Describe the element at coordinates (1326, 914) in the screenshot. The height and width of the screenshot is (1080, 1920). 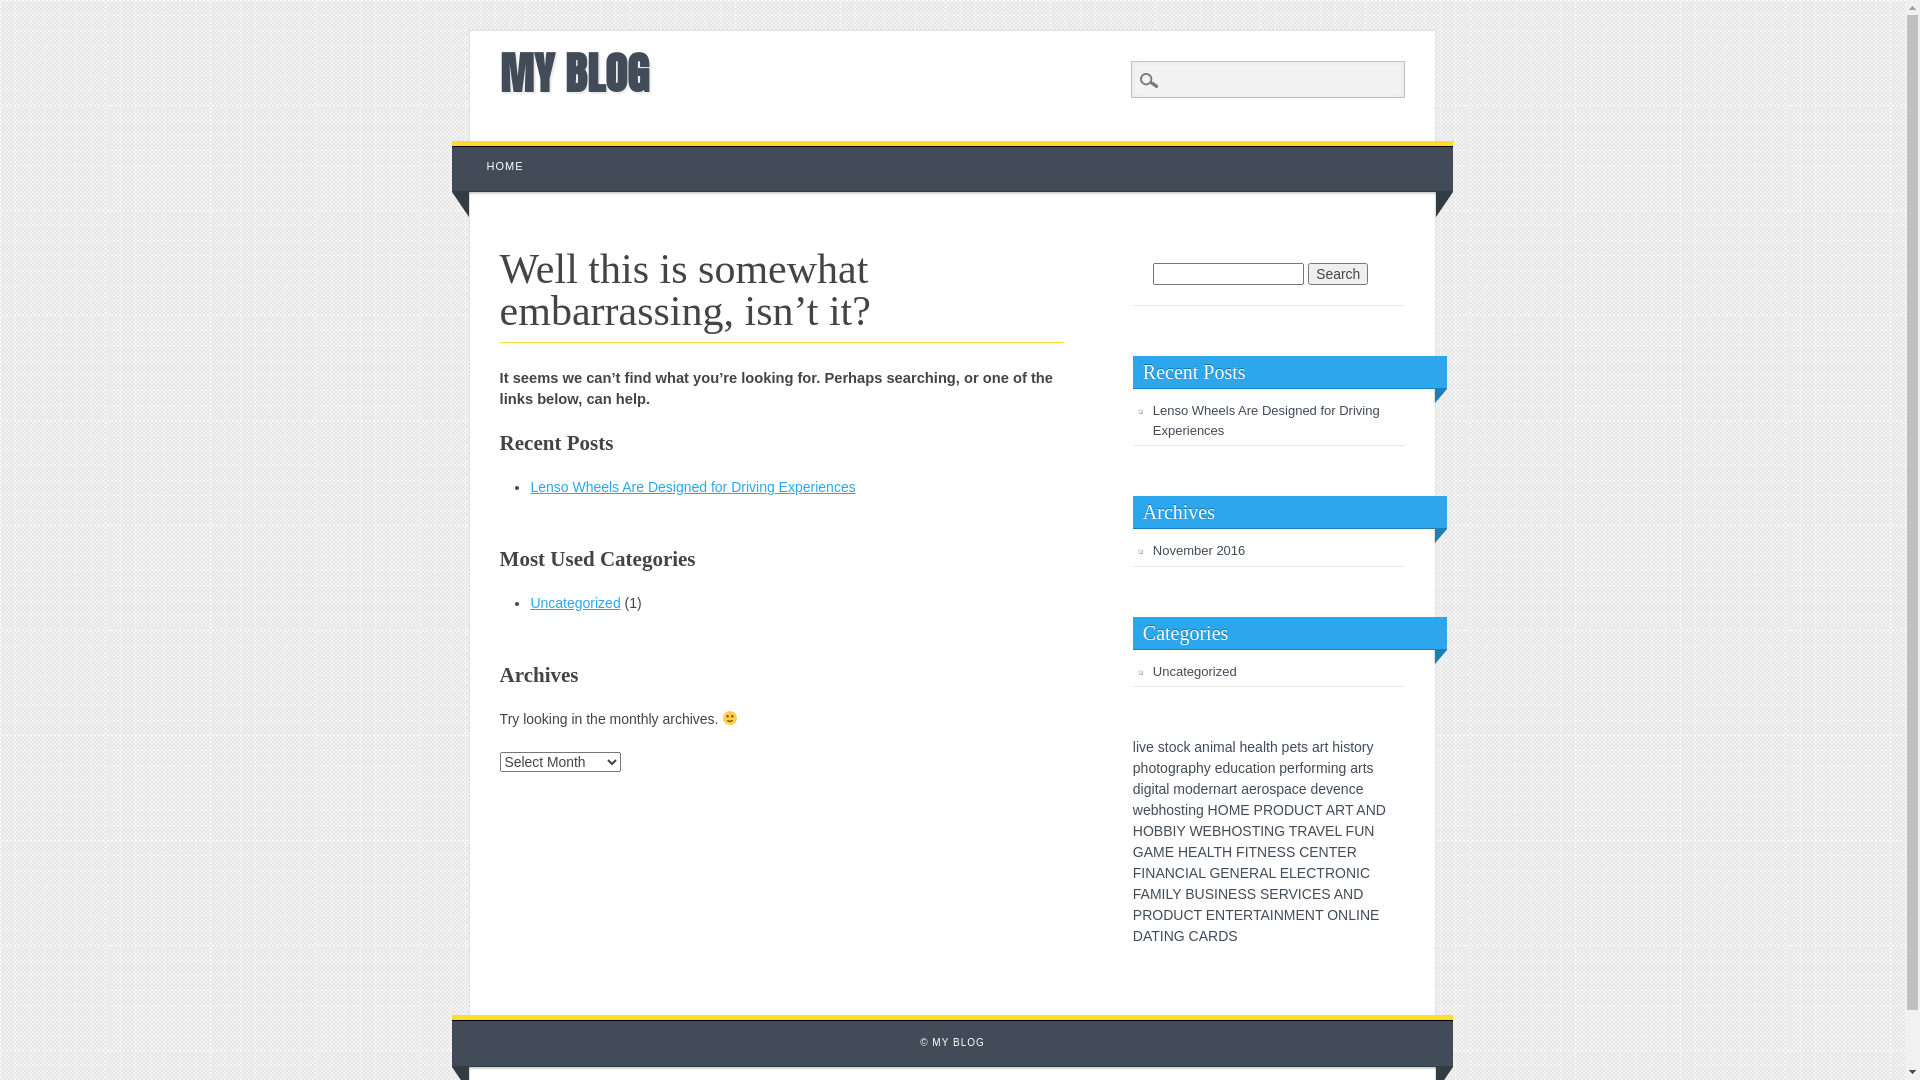
I see `'O'` at that location.